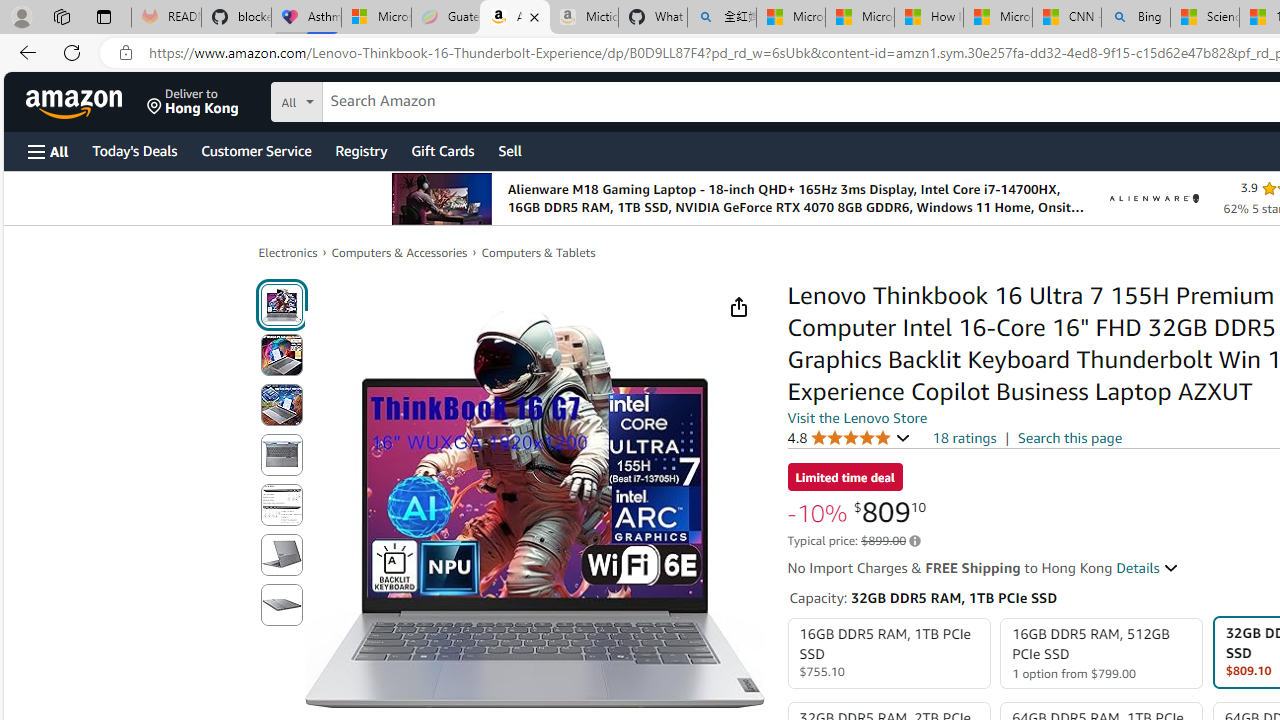 Image resolution: width=1280 pixels, height=720 pixels. Describe the element at coordinates (538, 252) in the screenshot. I see `'Computers & Tablets'` at that location.